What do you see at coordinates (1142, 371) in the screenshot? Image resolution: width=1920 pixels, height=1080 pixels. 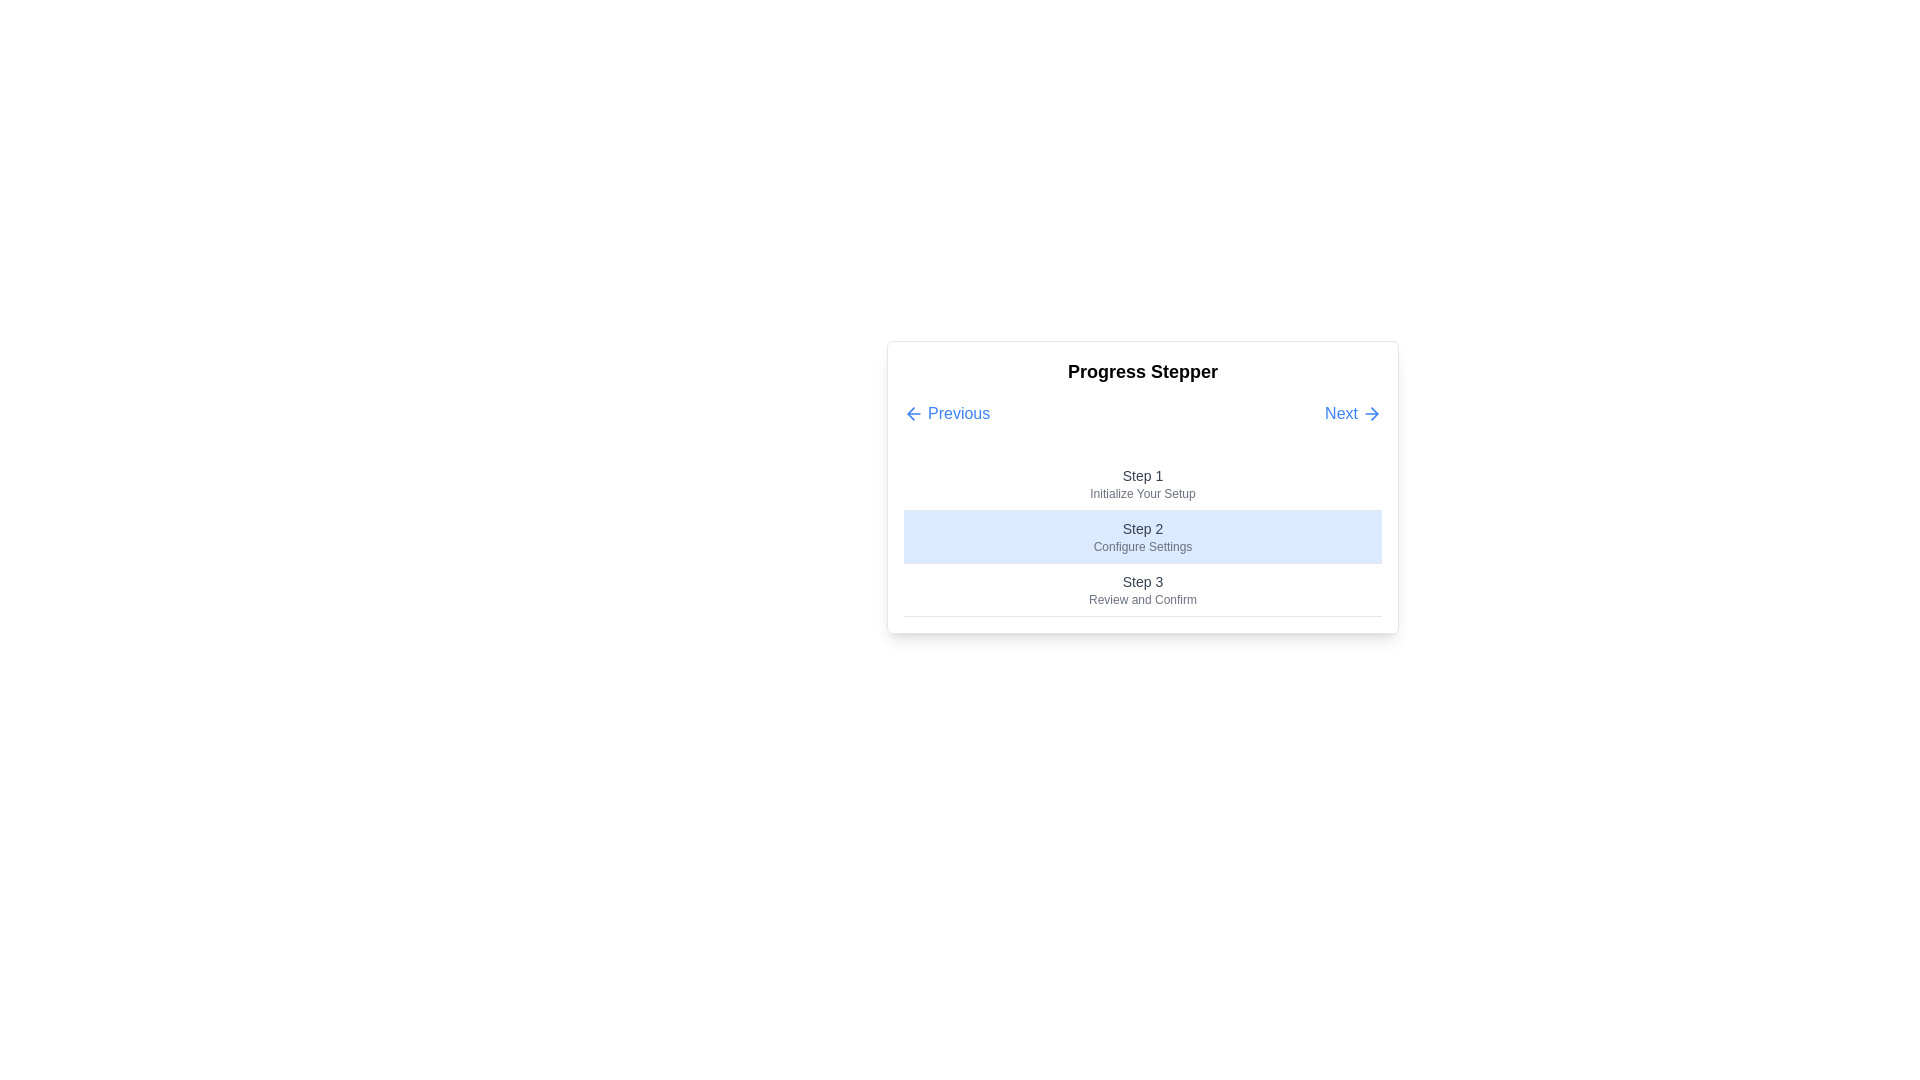 I see `the Text label that serves as a title or header for the section, which is positioned at the top and centered horizontally, above the navigation buttons and step list` at bounding box center [1142, 371].